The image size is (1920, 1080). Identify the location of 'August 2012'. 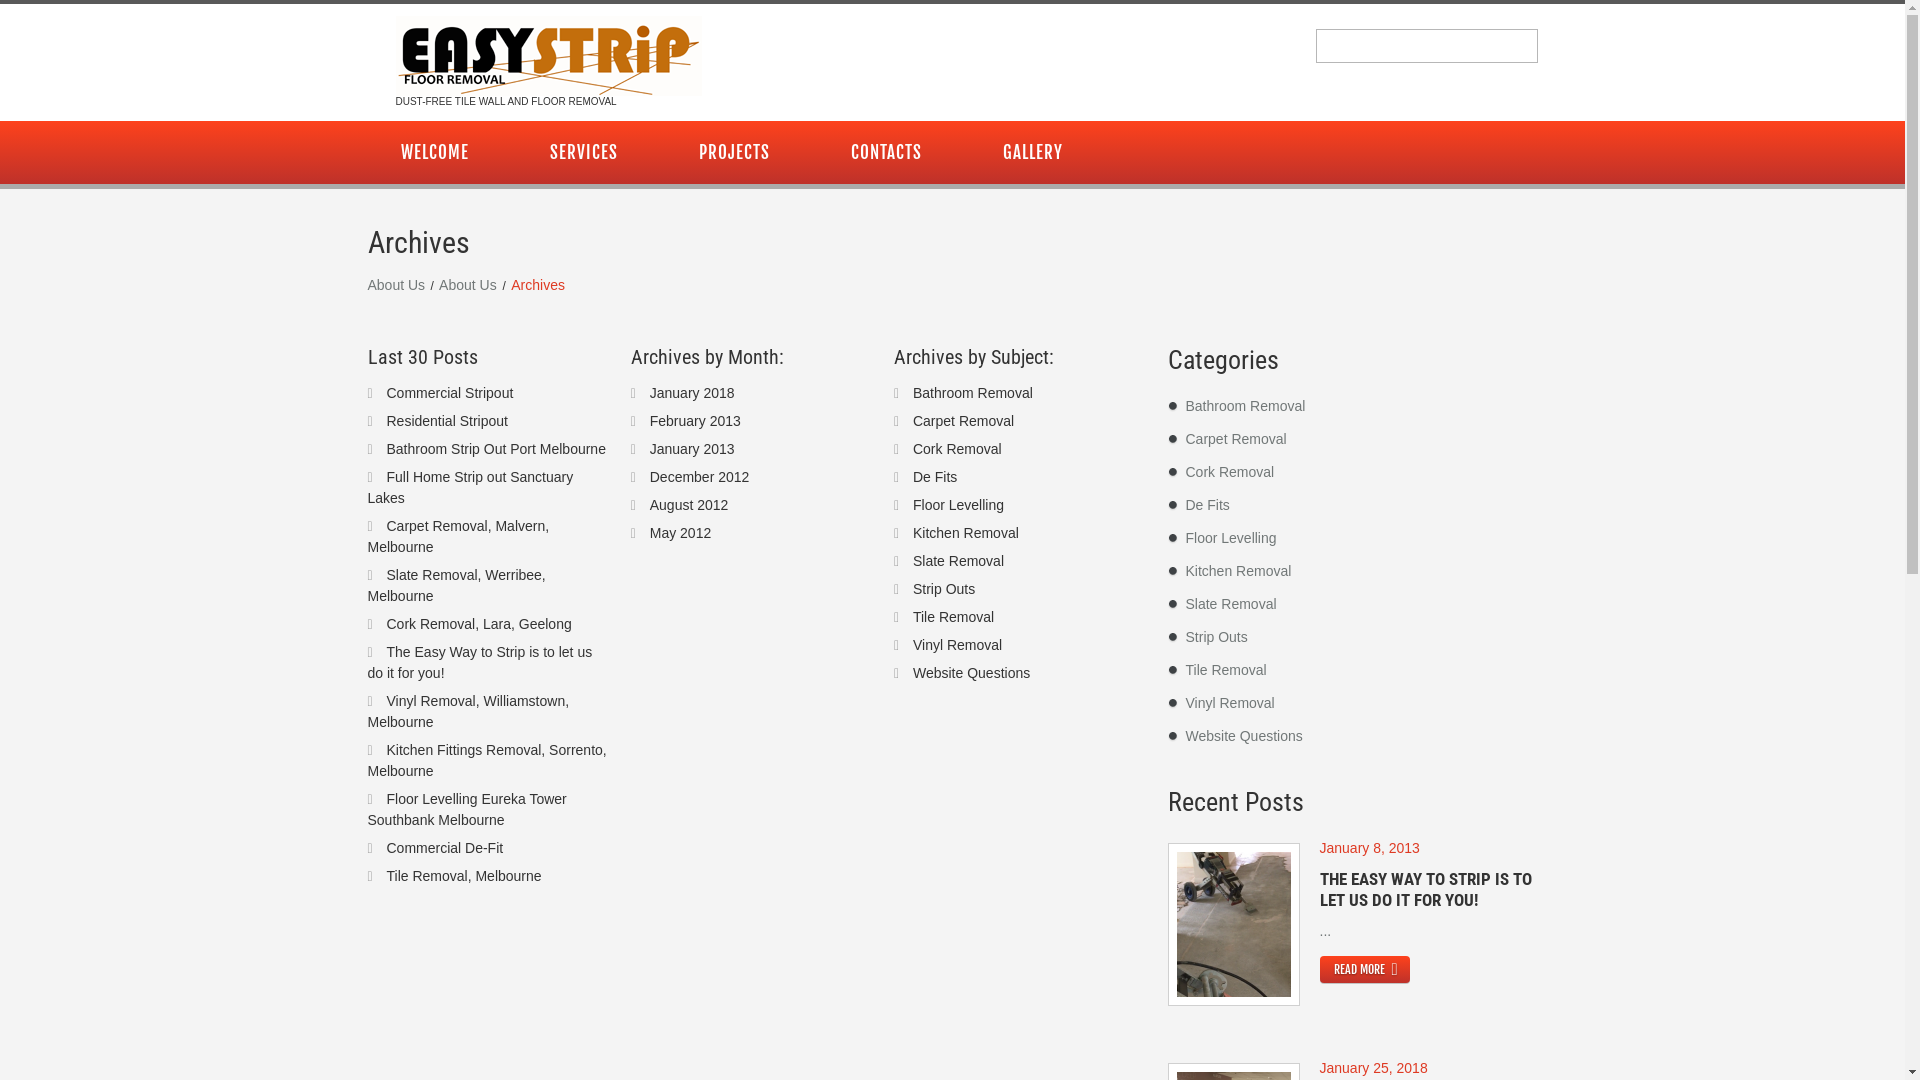
(689, 503).